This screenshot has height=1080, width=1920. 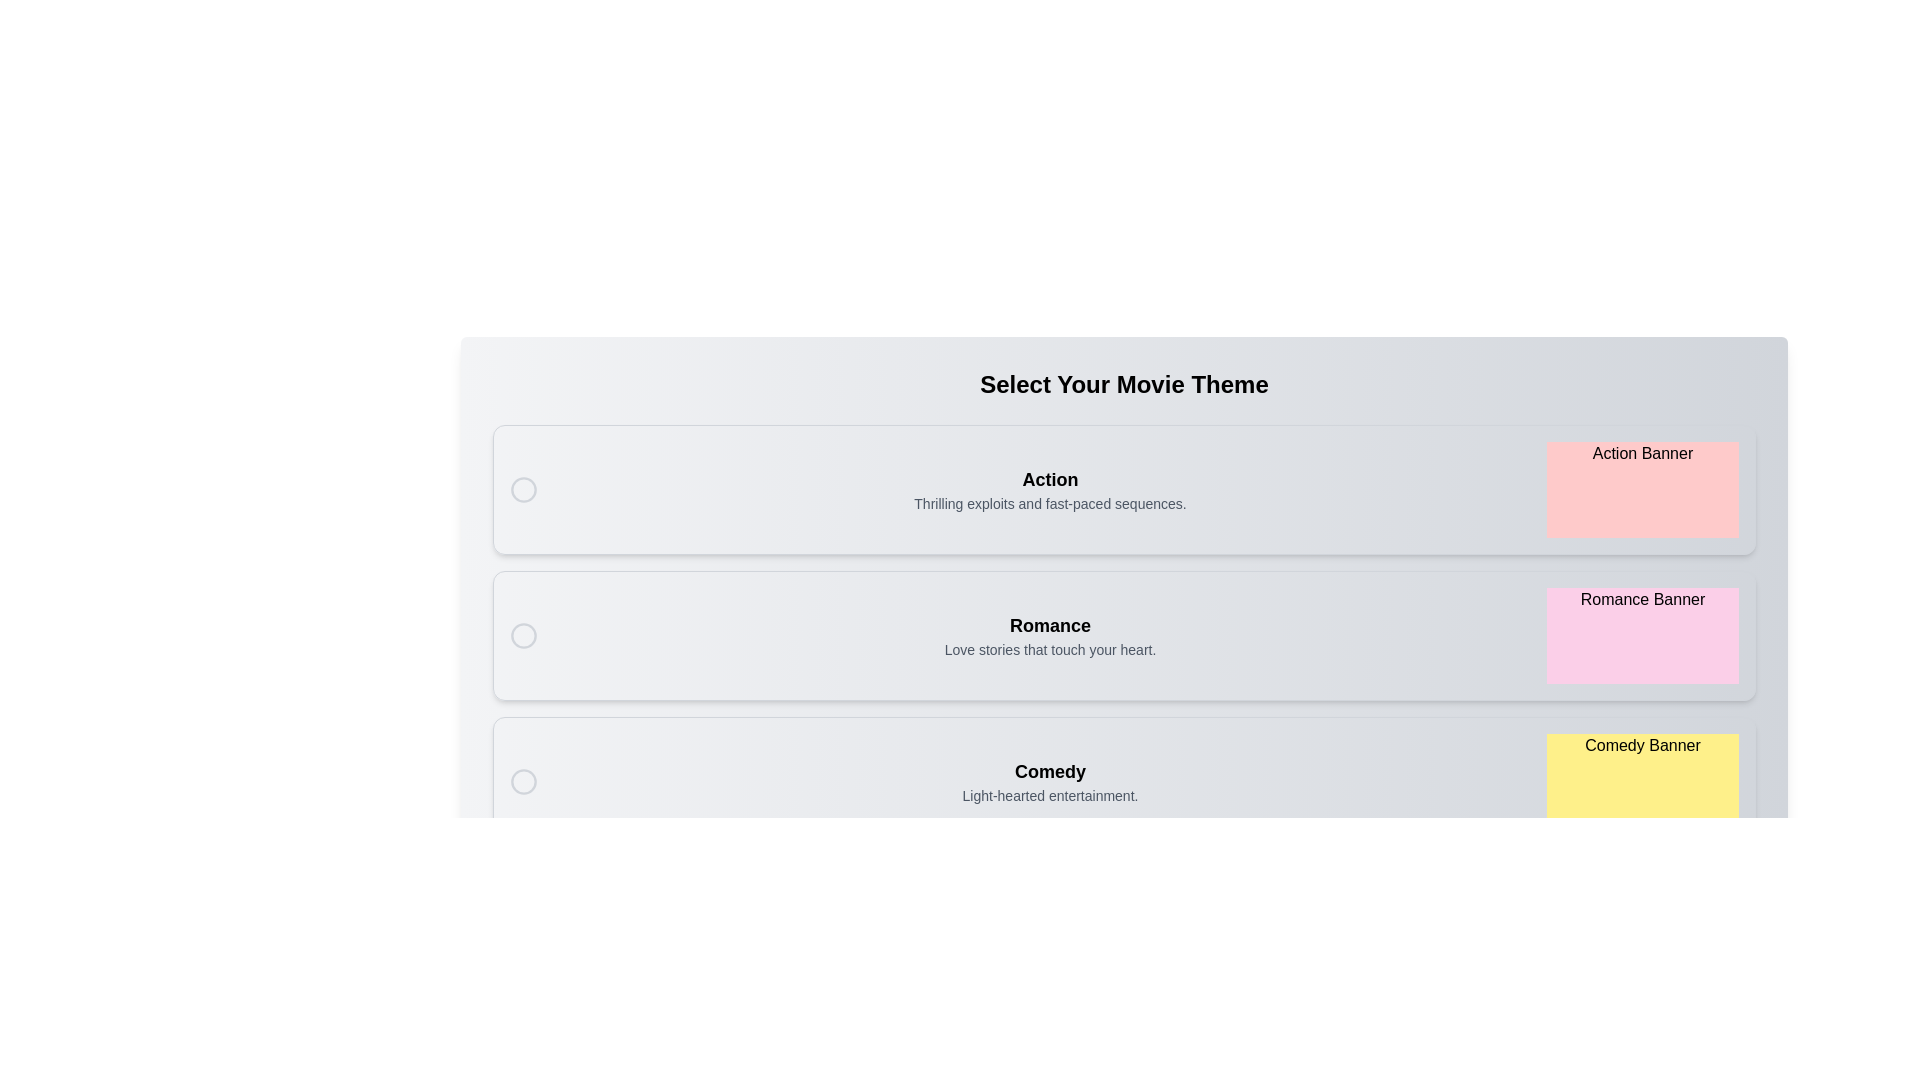 What do you see at coordinates (1049, 624) in the screenshot?
I see `text content of the bold text label 'Romance', which is centrally located in the vertical list of categories` at bounding box center [1049, 624].